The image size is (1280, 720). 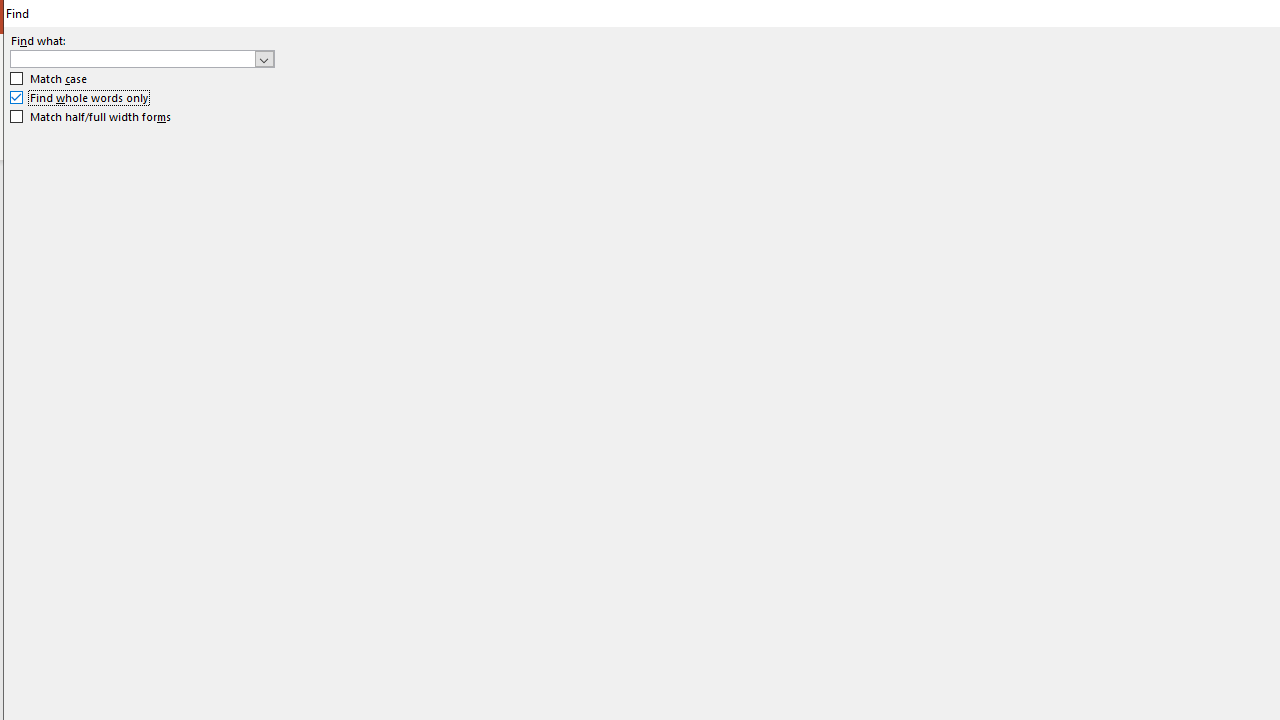 What do you see at coordinates (49, 78) in the screenshot?
I see `'Match case'` at bounding box center [49, 78].